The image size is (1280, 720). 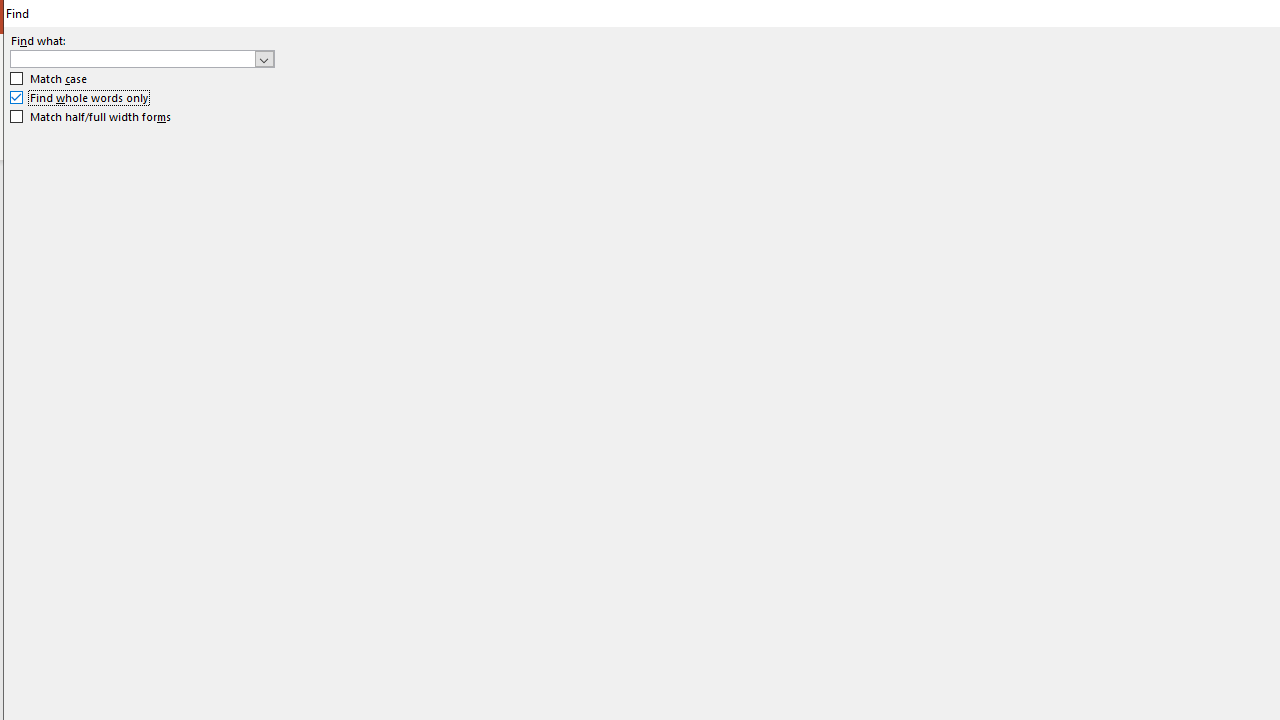 What do you see at coordinates (49, 78) in the screenshot?
I see `'Match case'` at bounding box center [49, 78].